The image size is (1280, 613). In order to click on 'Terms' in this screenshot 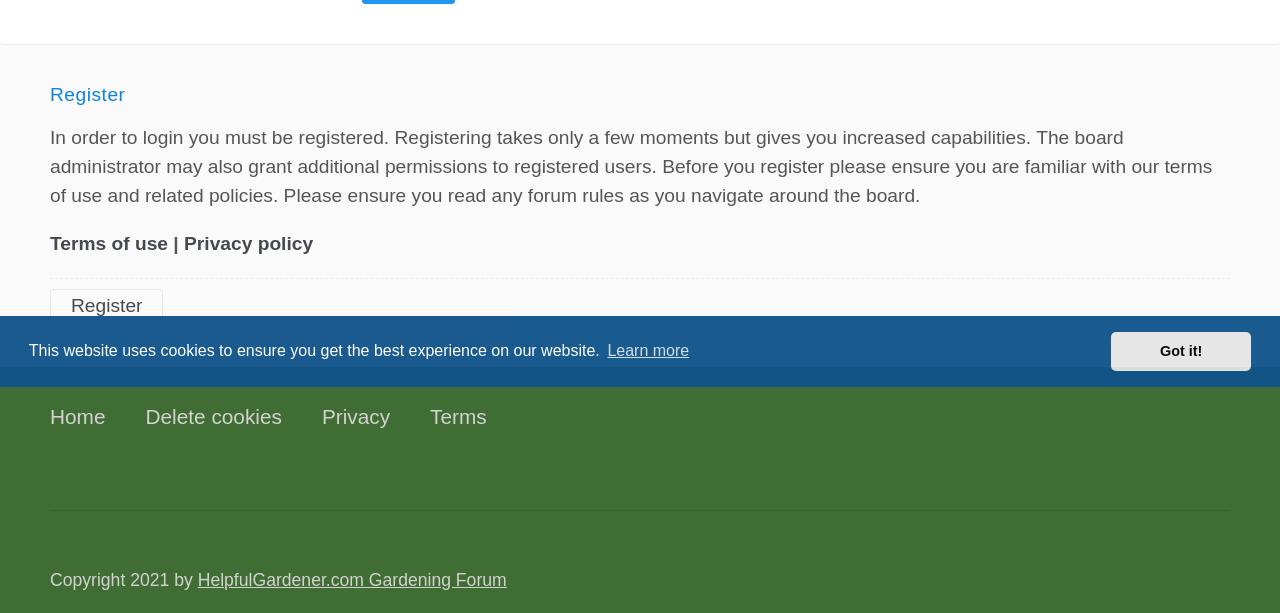, I will do `click(456, 415)`.